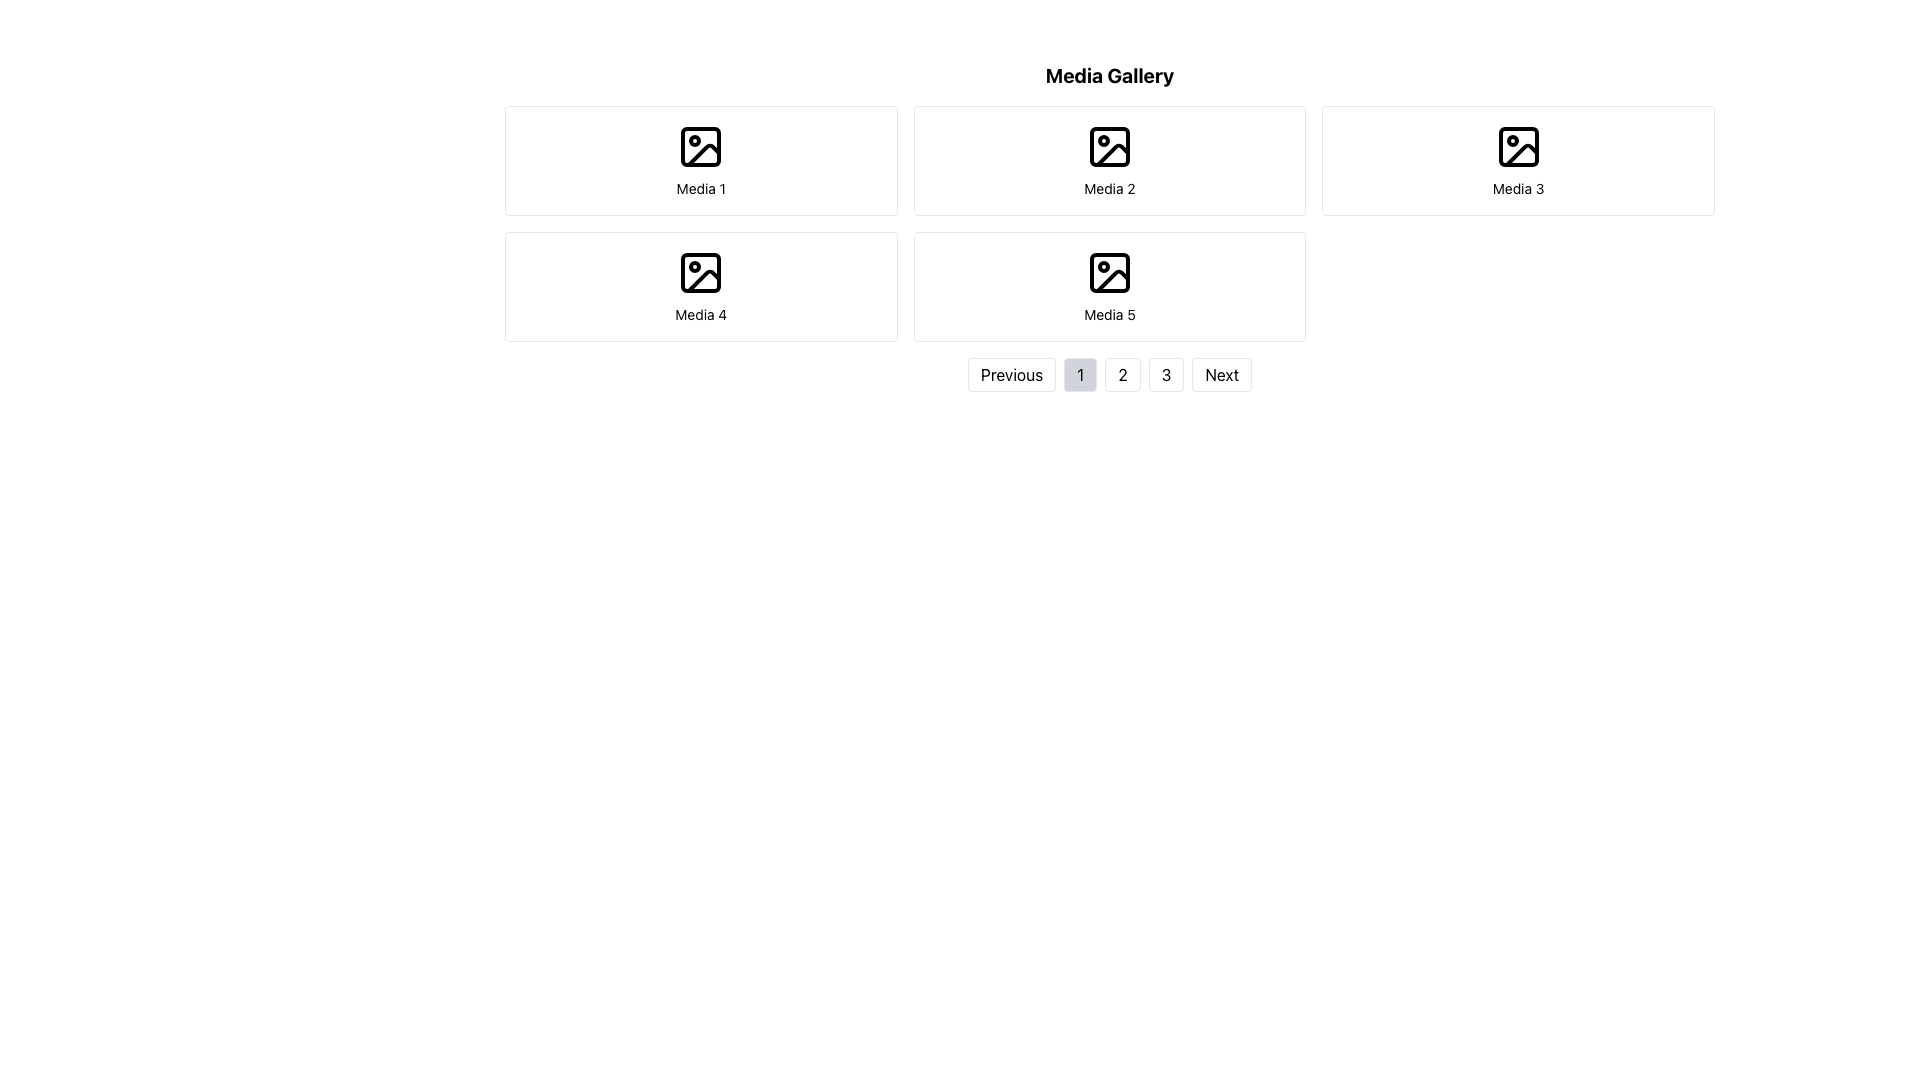 This screenshot has width=1920, height=1080. I want to click on the navigation button for page 3, located between the elements labeled '2' and 'Next' in the navigation bar, so click(1166, 374).